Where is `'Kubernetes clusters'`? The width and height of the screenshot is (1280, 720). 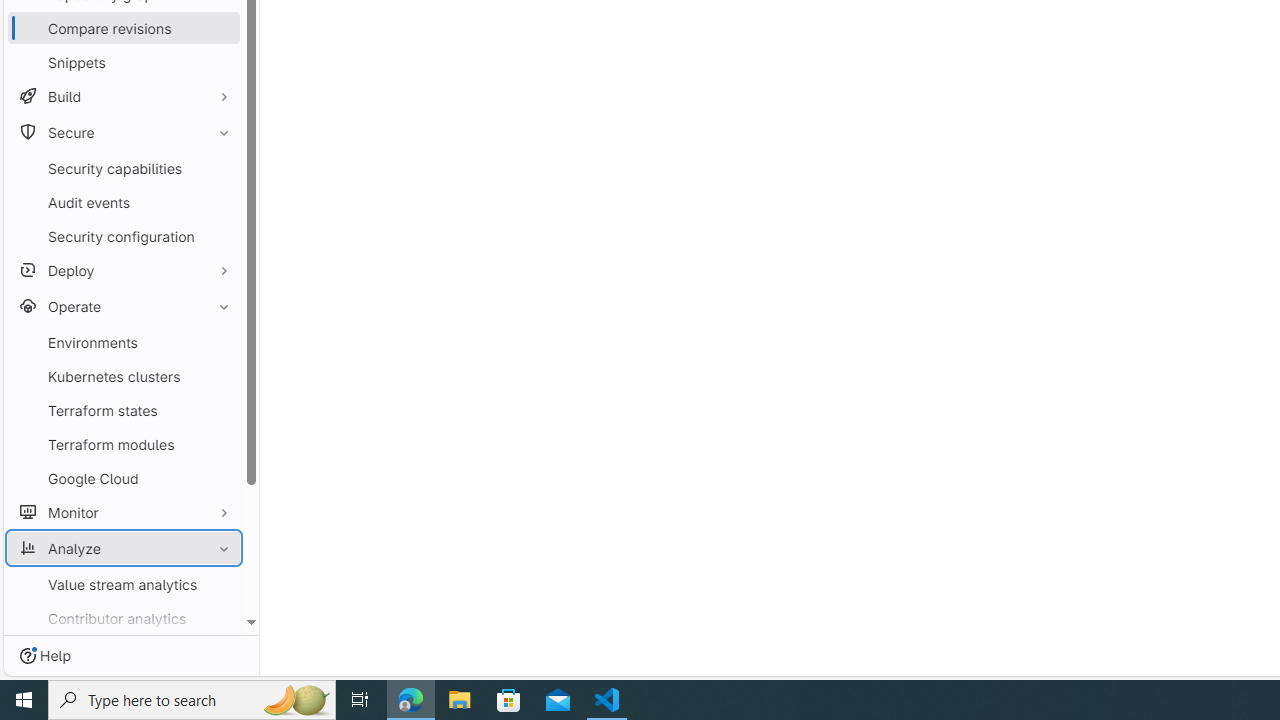 'Kubernetes clusters' is located at coordinates (123, 376).